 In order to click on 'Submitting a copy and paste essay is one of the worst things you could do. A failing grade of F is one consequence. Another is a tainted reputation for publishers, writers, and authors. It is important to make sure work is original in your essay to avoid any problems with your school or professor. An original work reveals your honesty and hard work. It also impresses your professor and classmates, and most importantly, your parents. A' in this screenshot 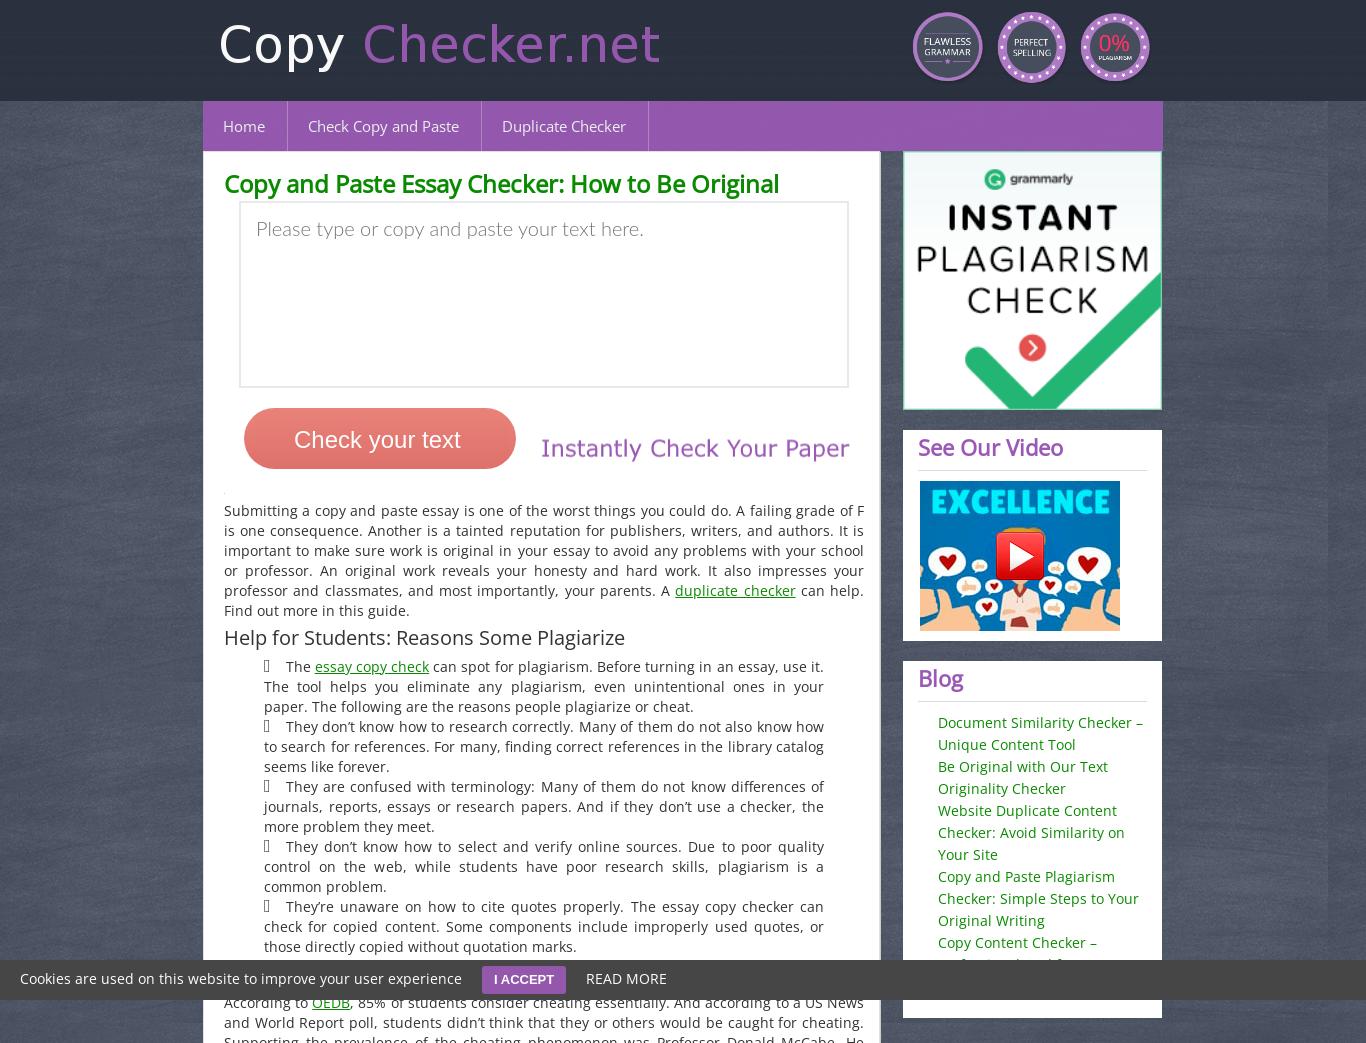, I will do `click(543, 550)`.